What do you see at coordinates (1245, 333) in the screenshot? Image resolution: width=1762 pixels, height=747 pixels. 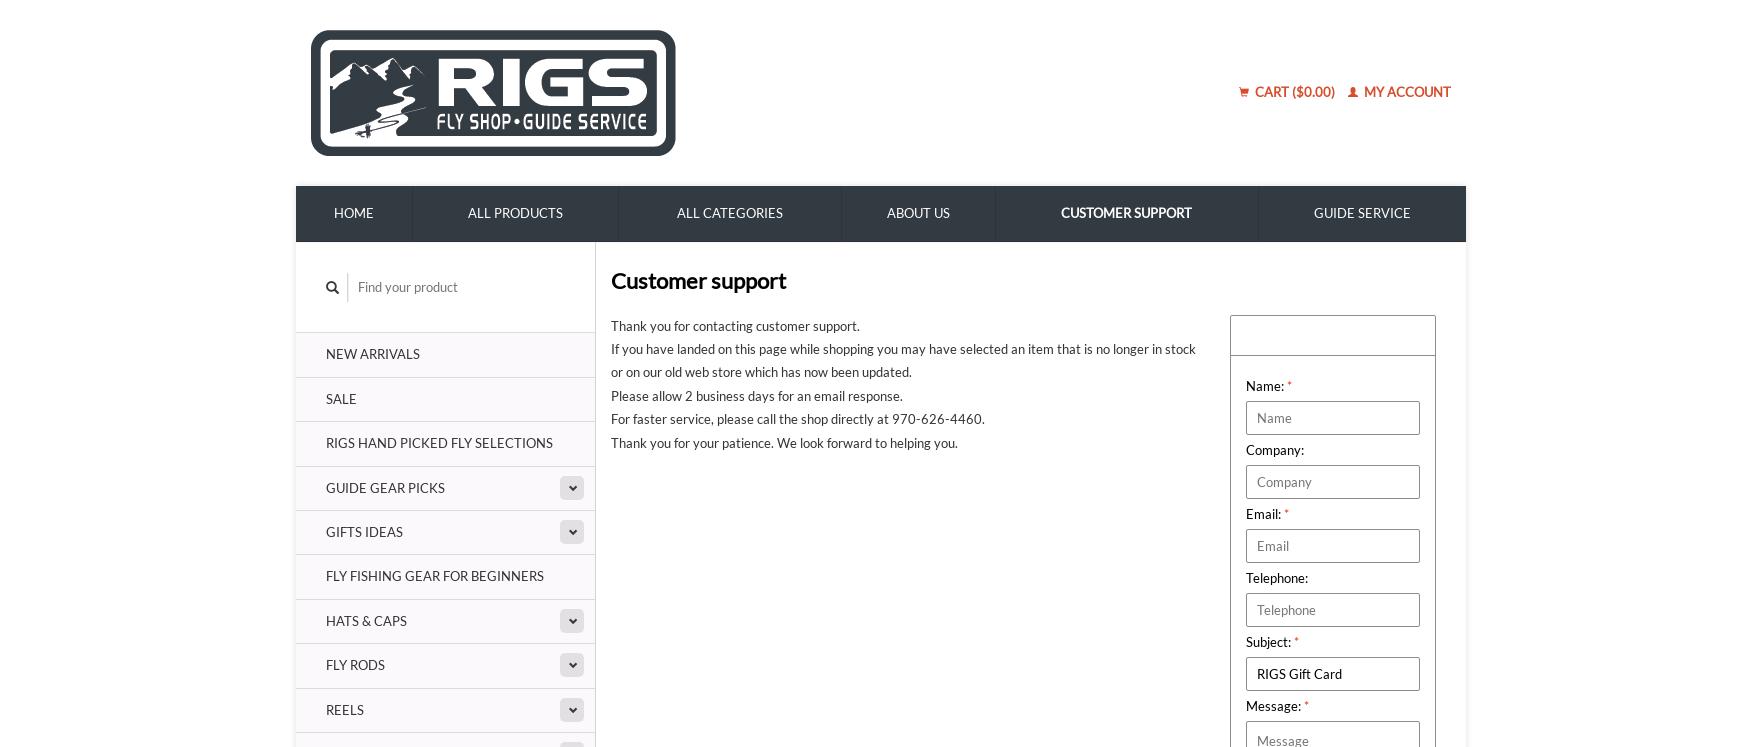 I see `'Contact us'` at bounding box center [1245, 333].